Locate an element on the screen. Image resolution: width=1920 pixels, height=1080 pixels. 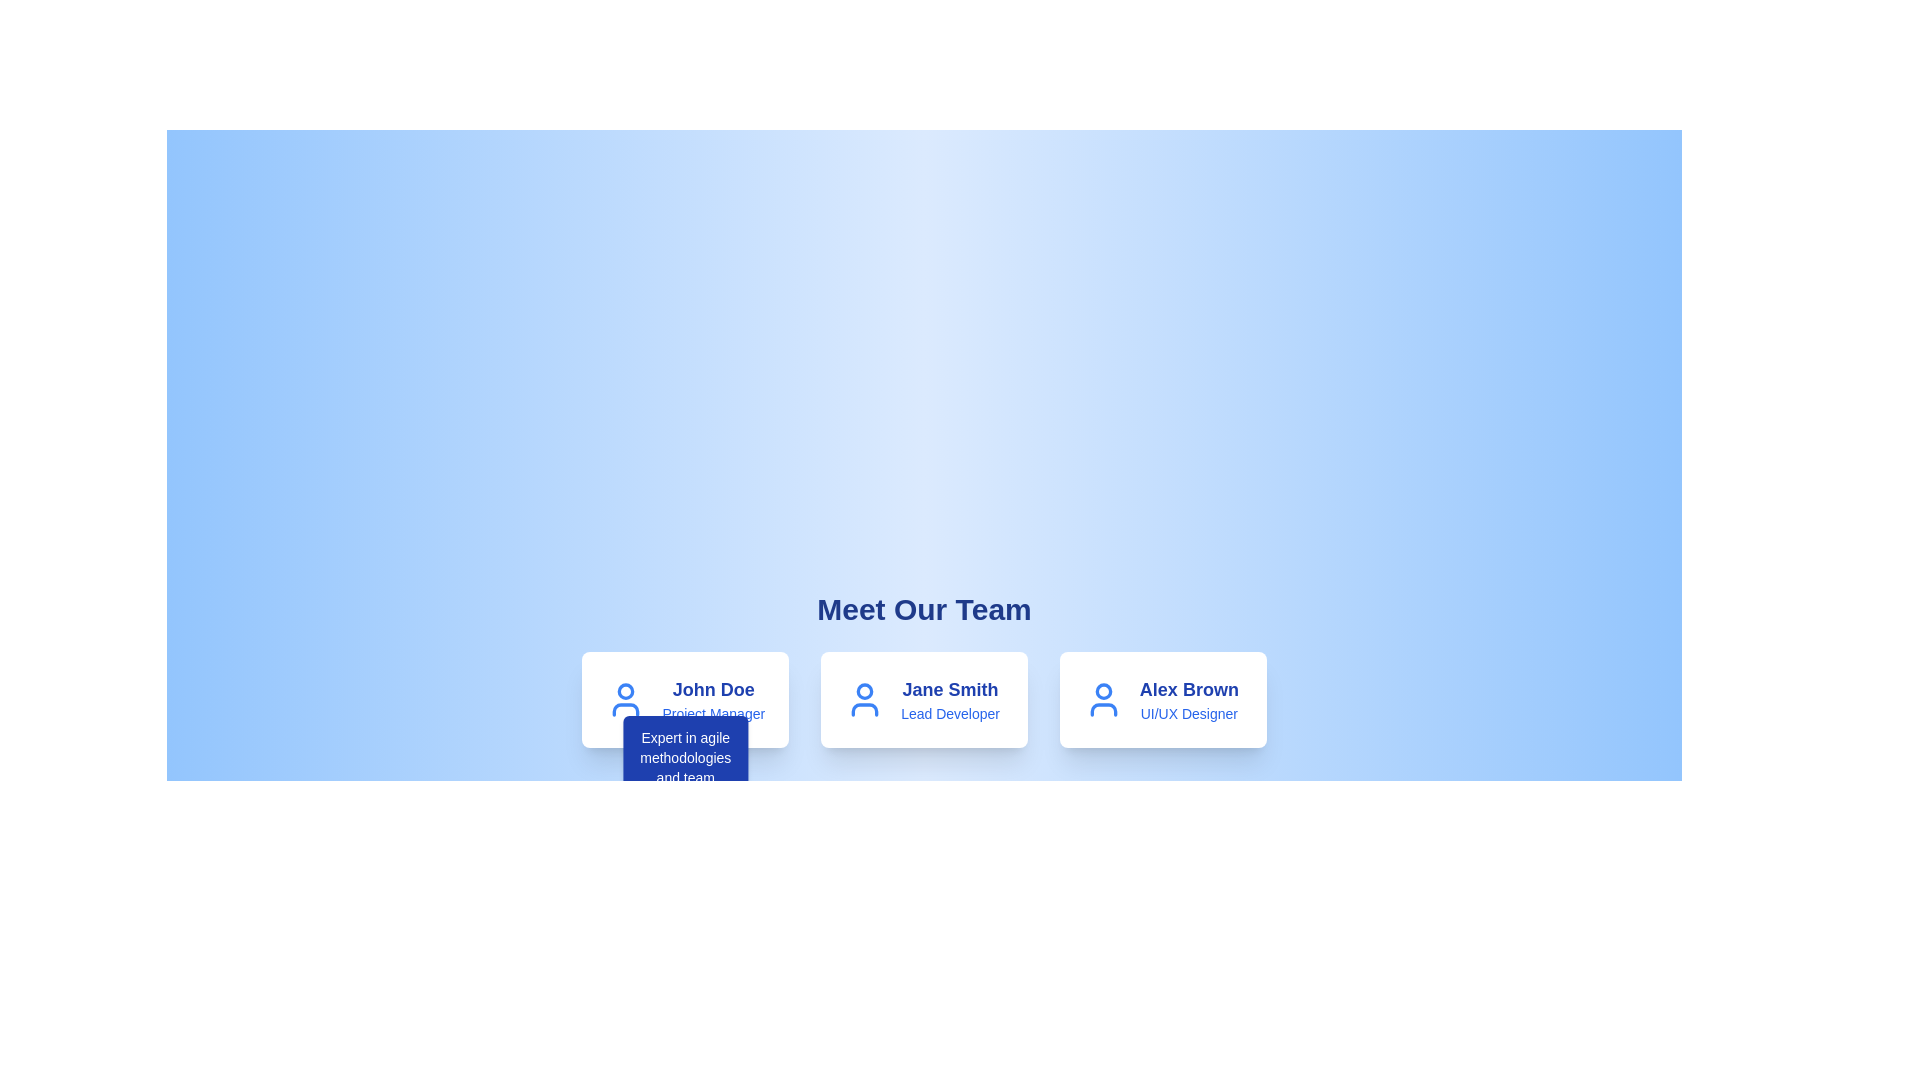
the text display showing 'John Doe' and 'Project Manager' in the first card under 'Meet Our Team' is located at coordinates (713, 698).